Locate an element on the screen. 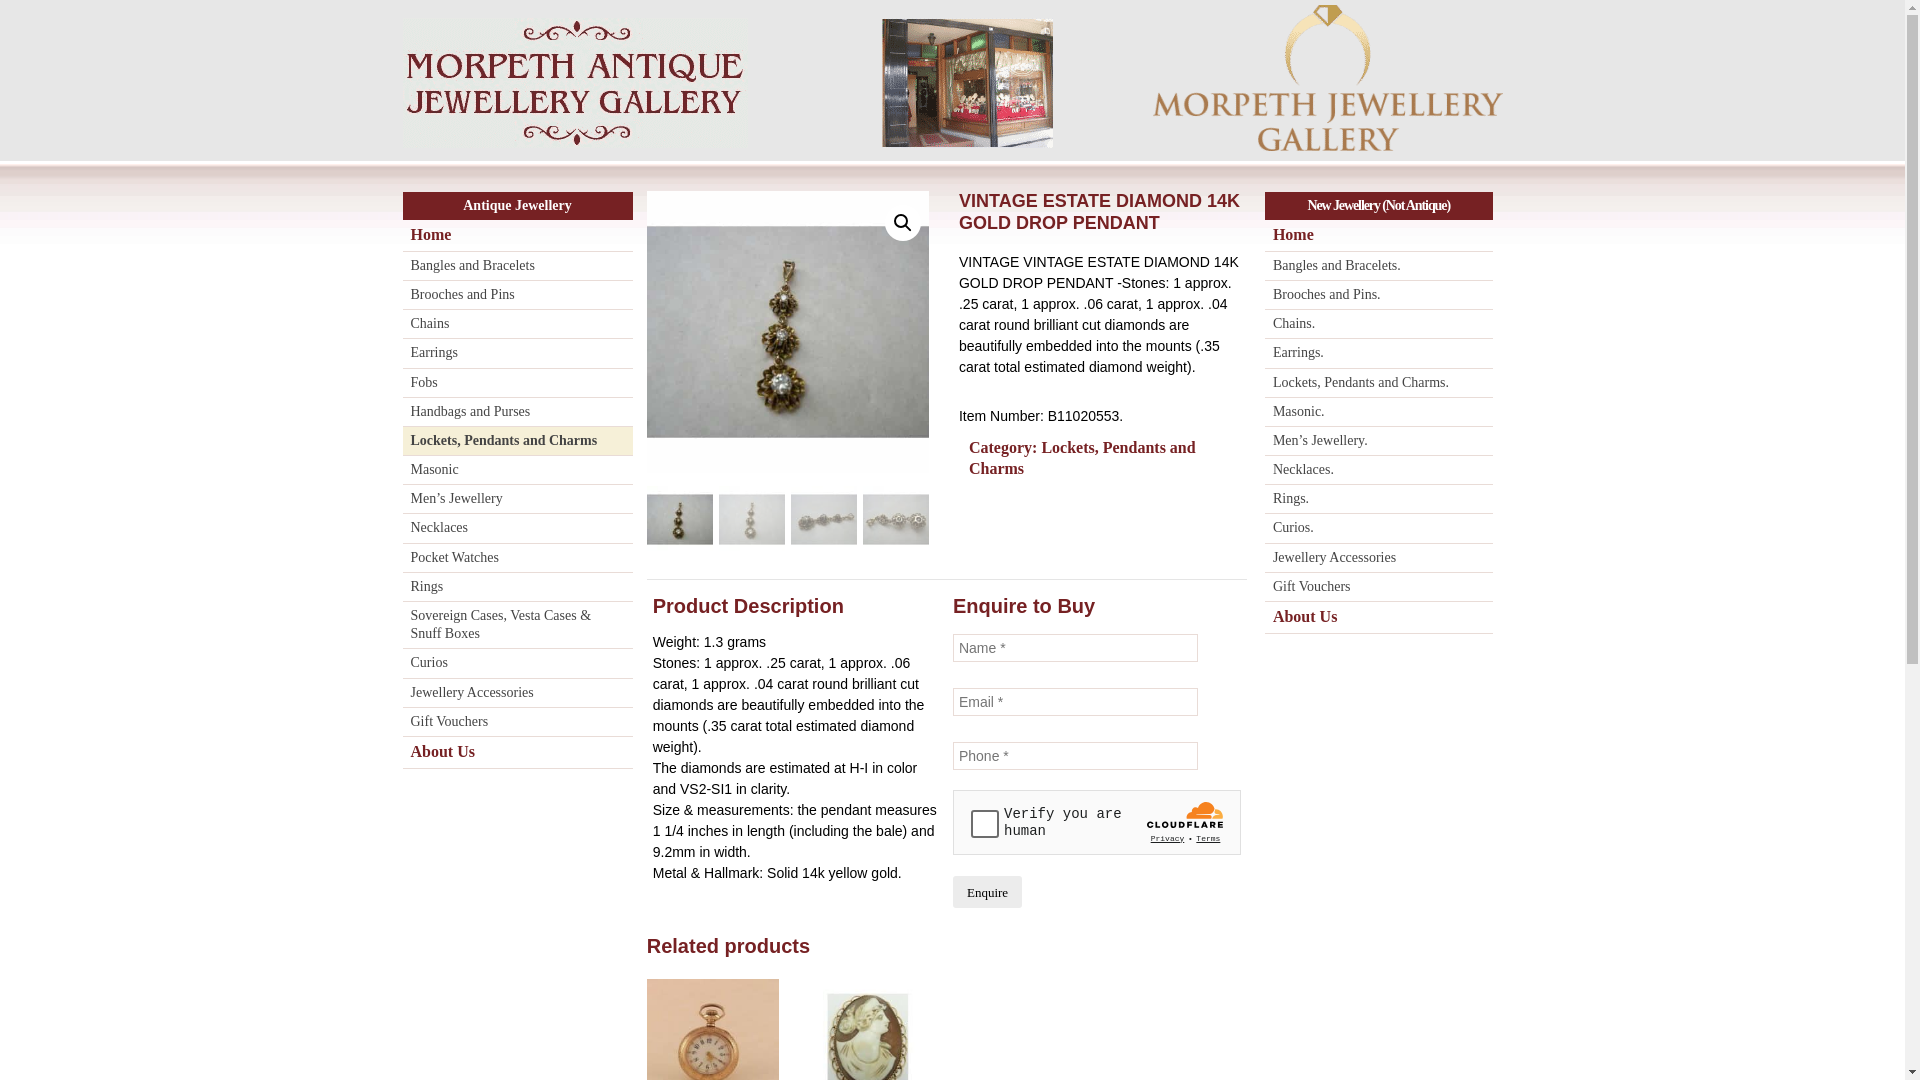 The image size is (1920, 1080). 'Gift Vouchers' is located at coordinates (517, 722).